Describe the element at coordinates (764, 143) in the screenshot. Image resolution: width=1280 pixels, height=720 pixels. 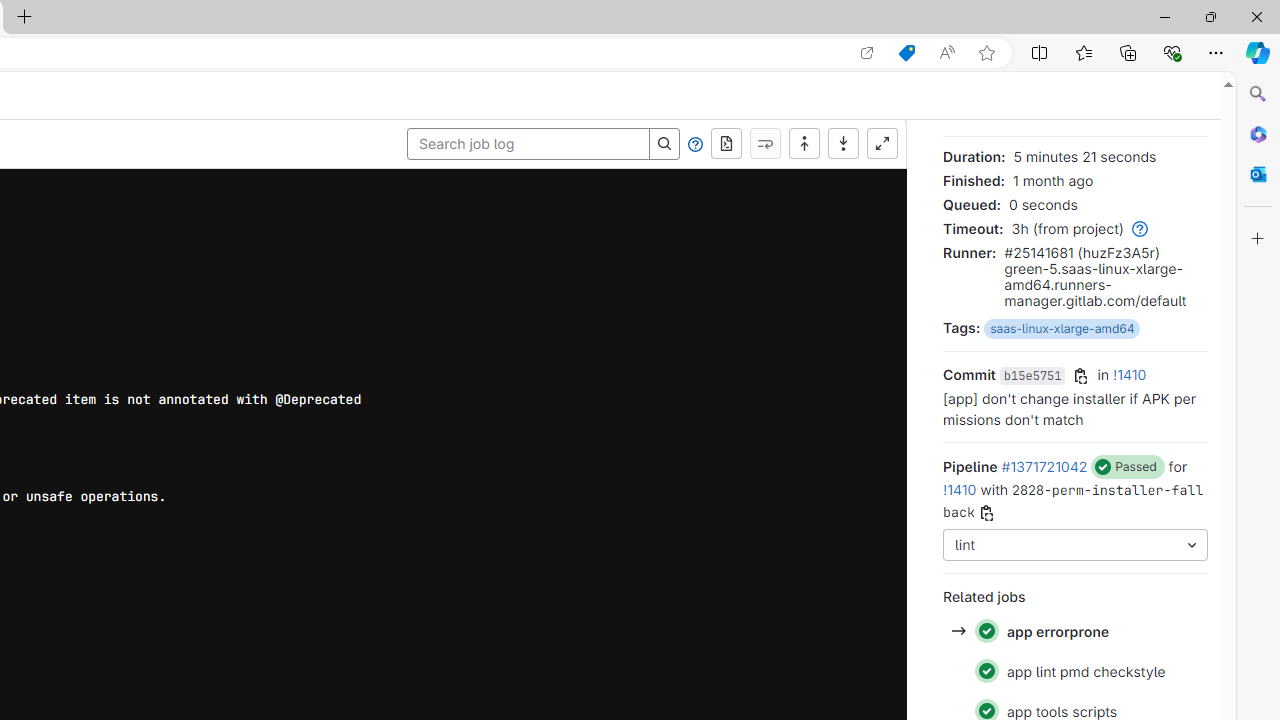
I see `'Scroll to next failure'` at that location.